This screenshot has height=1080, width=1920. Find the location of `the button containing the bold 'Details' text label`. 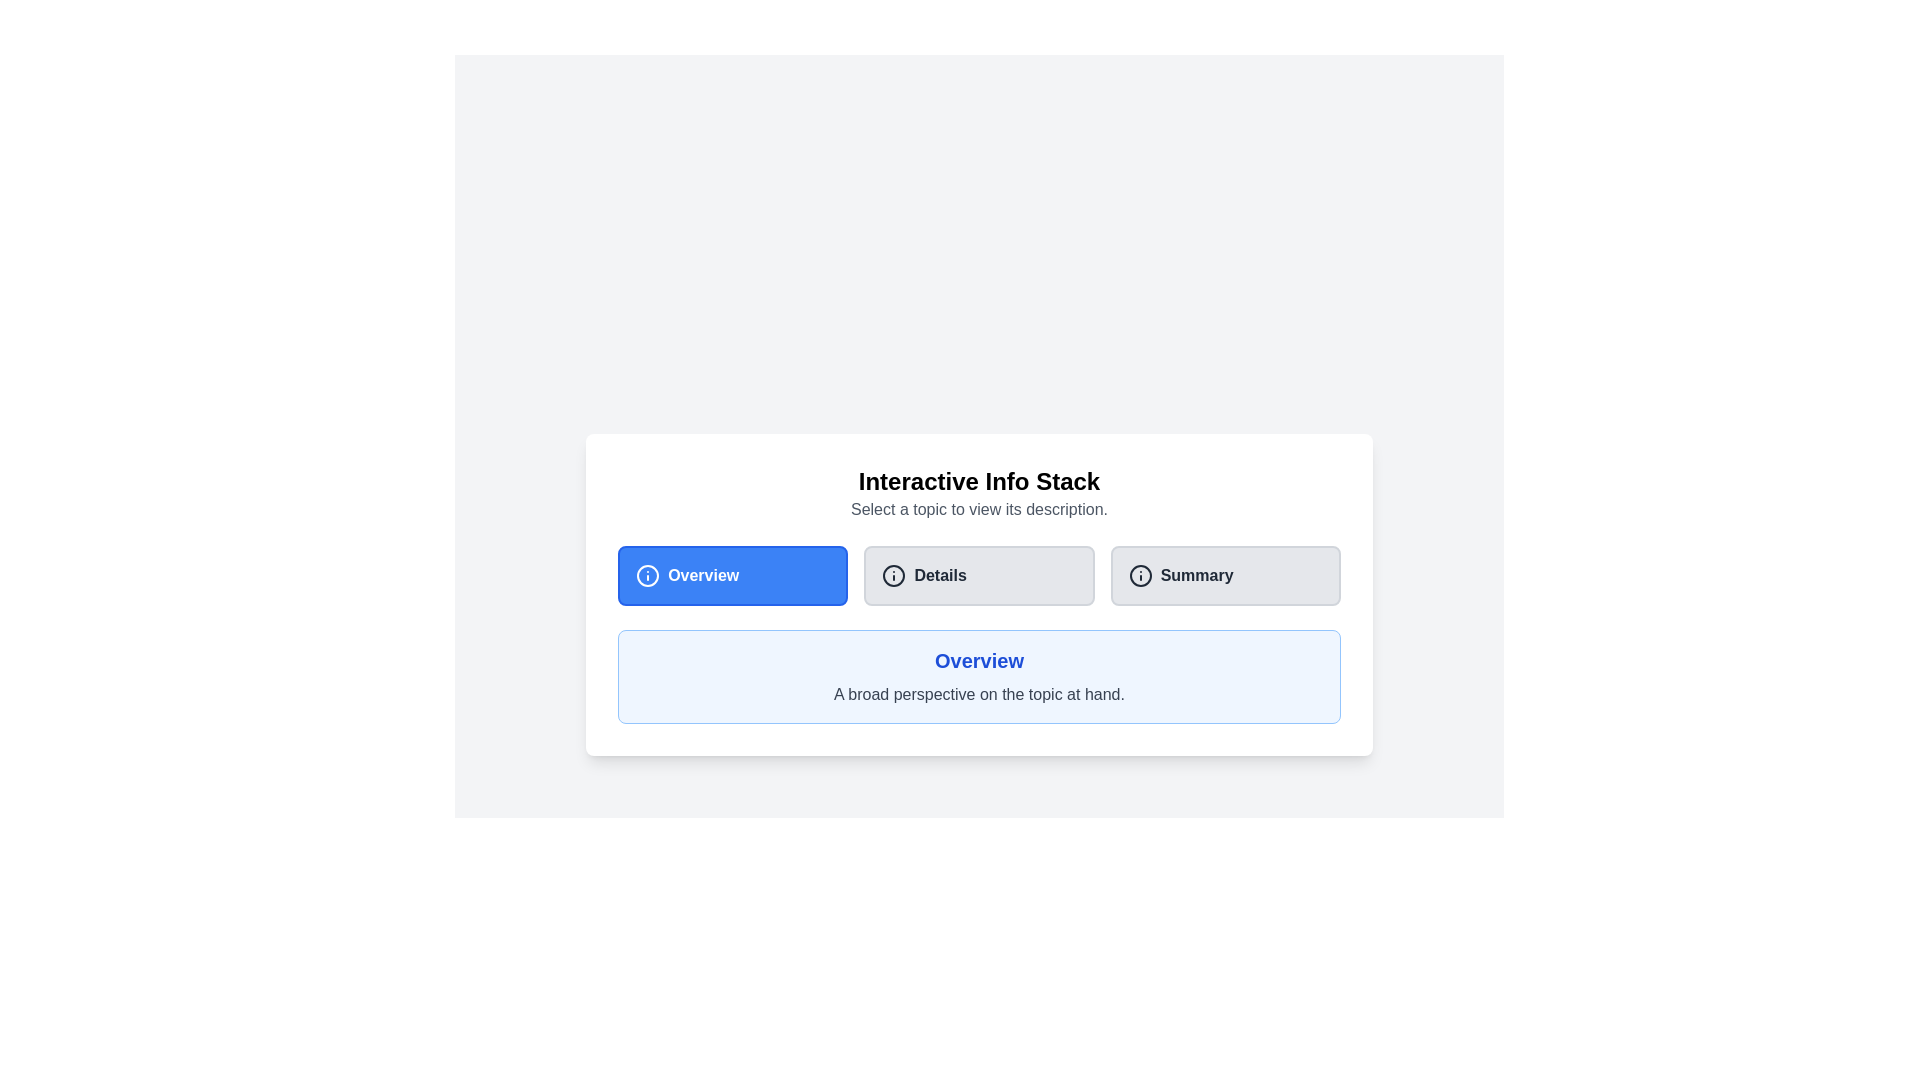

the button containing the bold 'Details' text label is located at coordinates (939, 575).